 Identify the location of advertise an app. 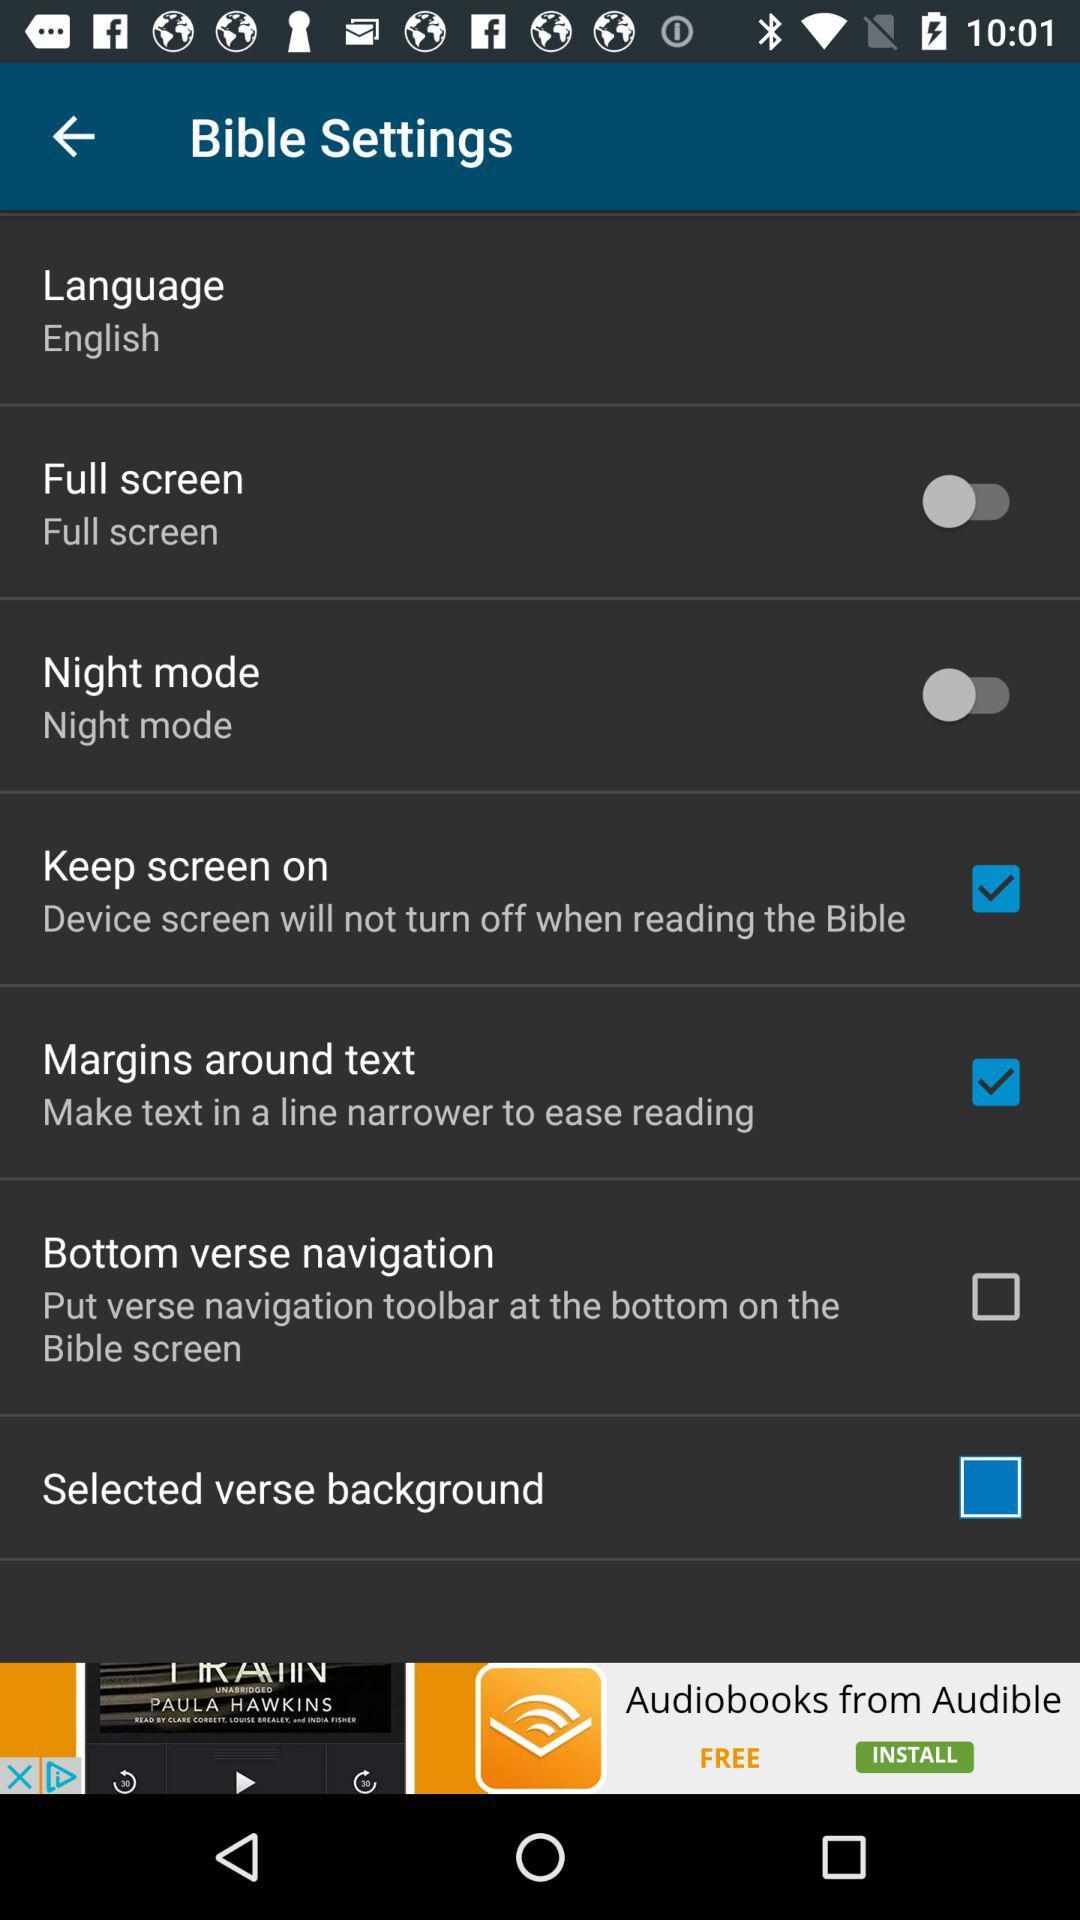
(540, 1727).